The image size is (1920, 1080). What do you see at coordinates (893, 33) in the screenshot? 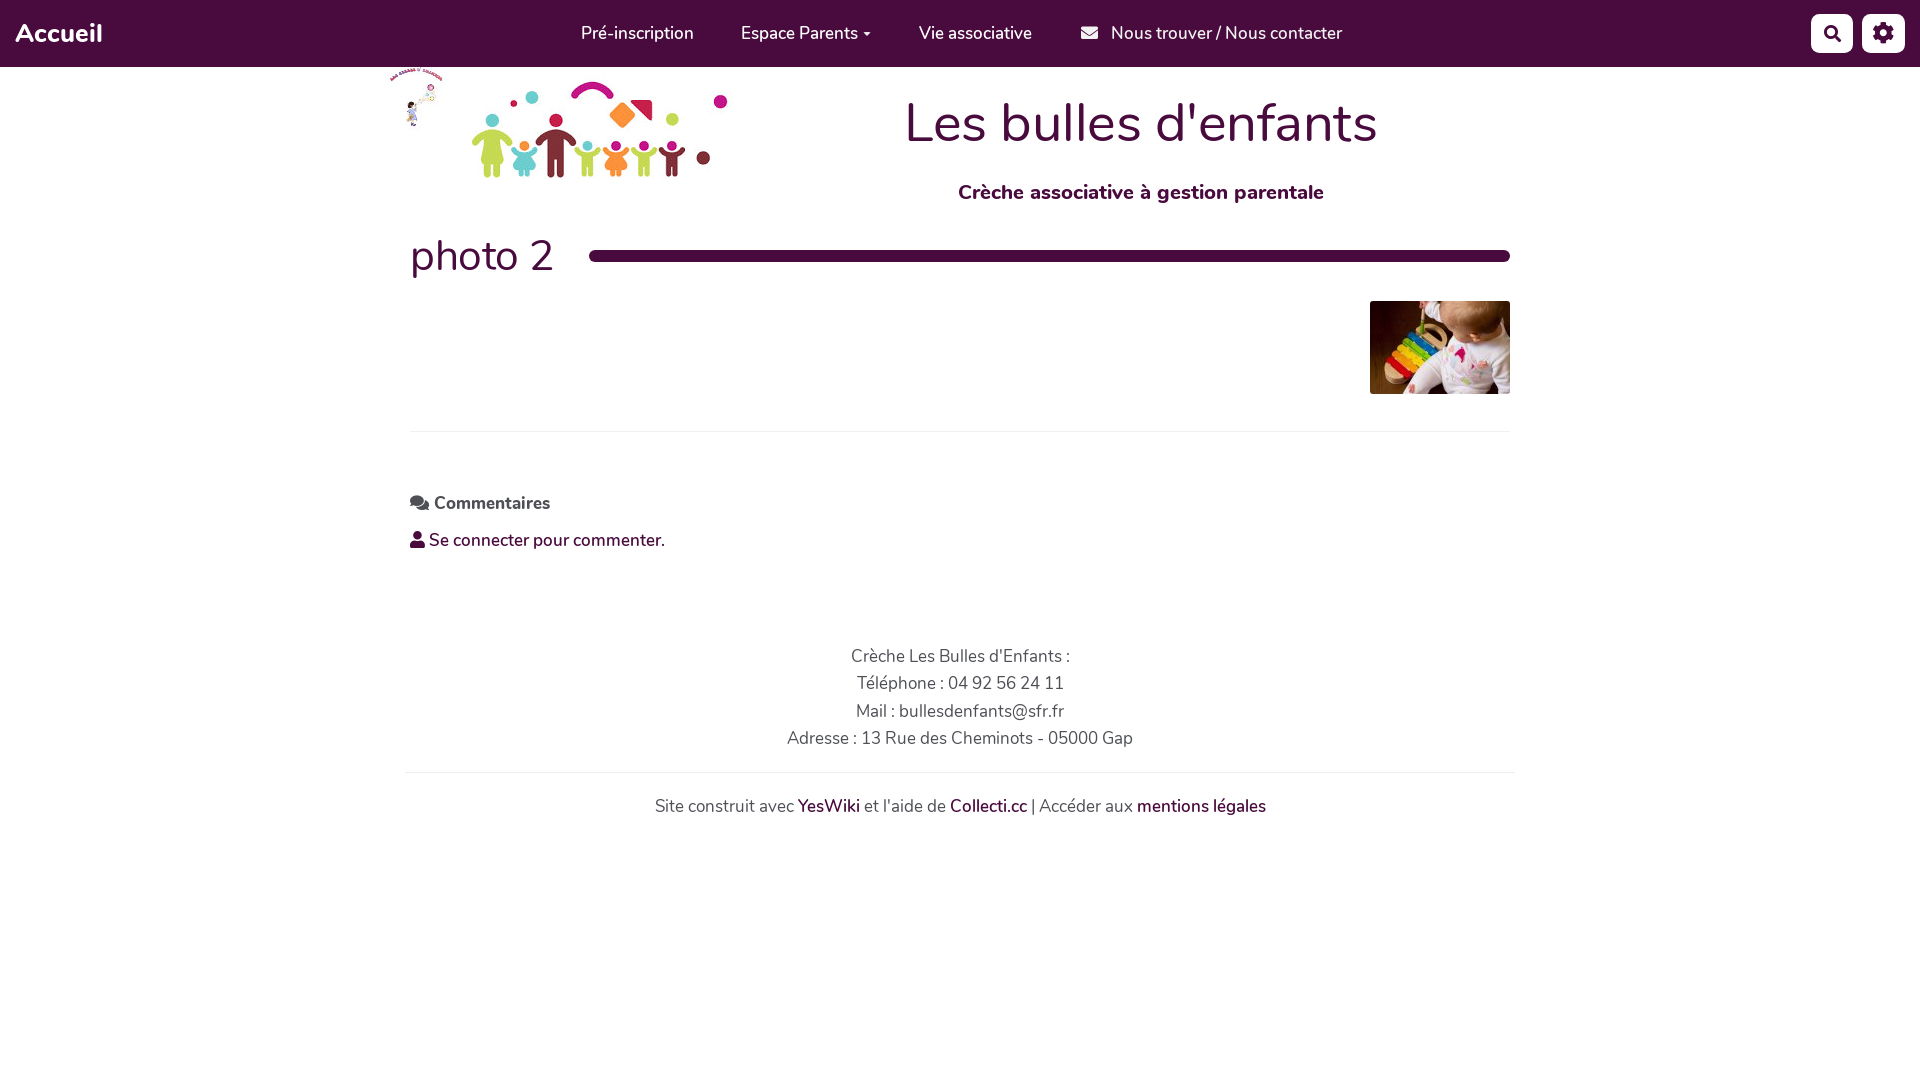
I see `'Vie associative'` at bounding box center [893, 33].